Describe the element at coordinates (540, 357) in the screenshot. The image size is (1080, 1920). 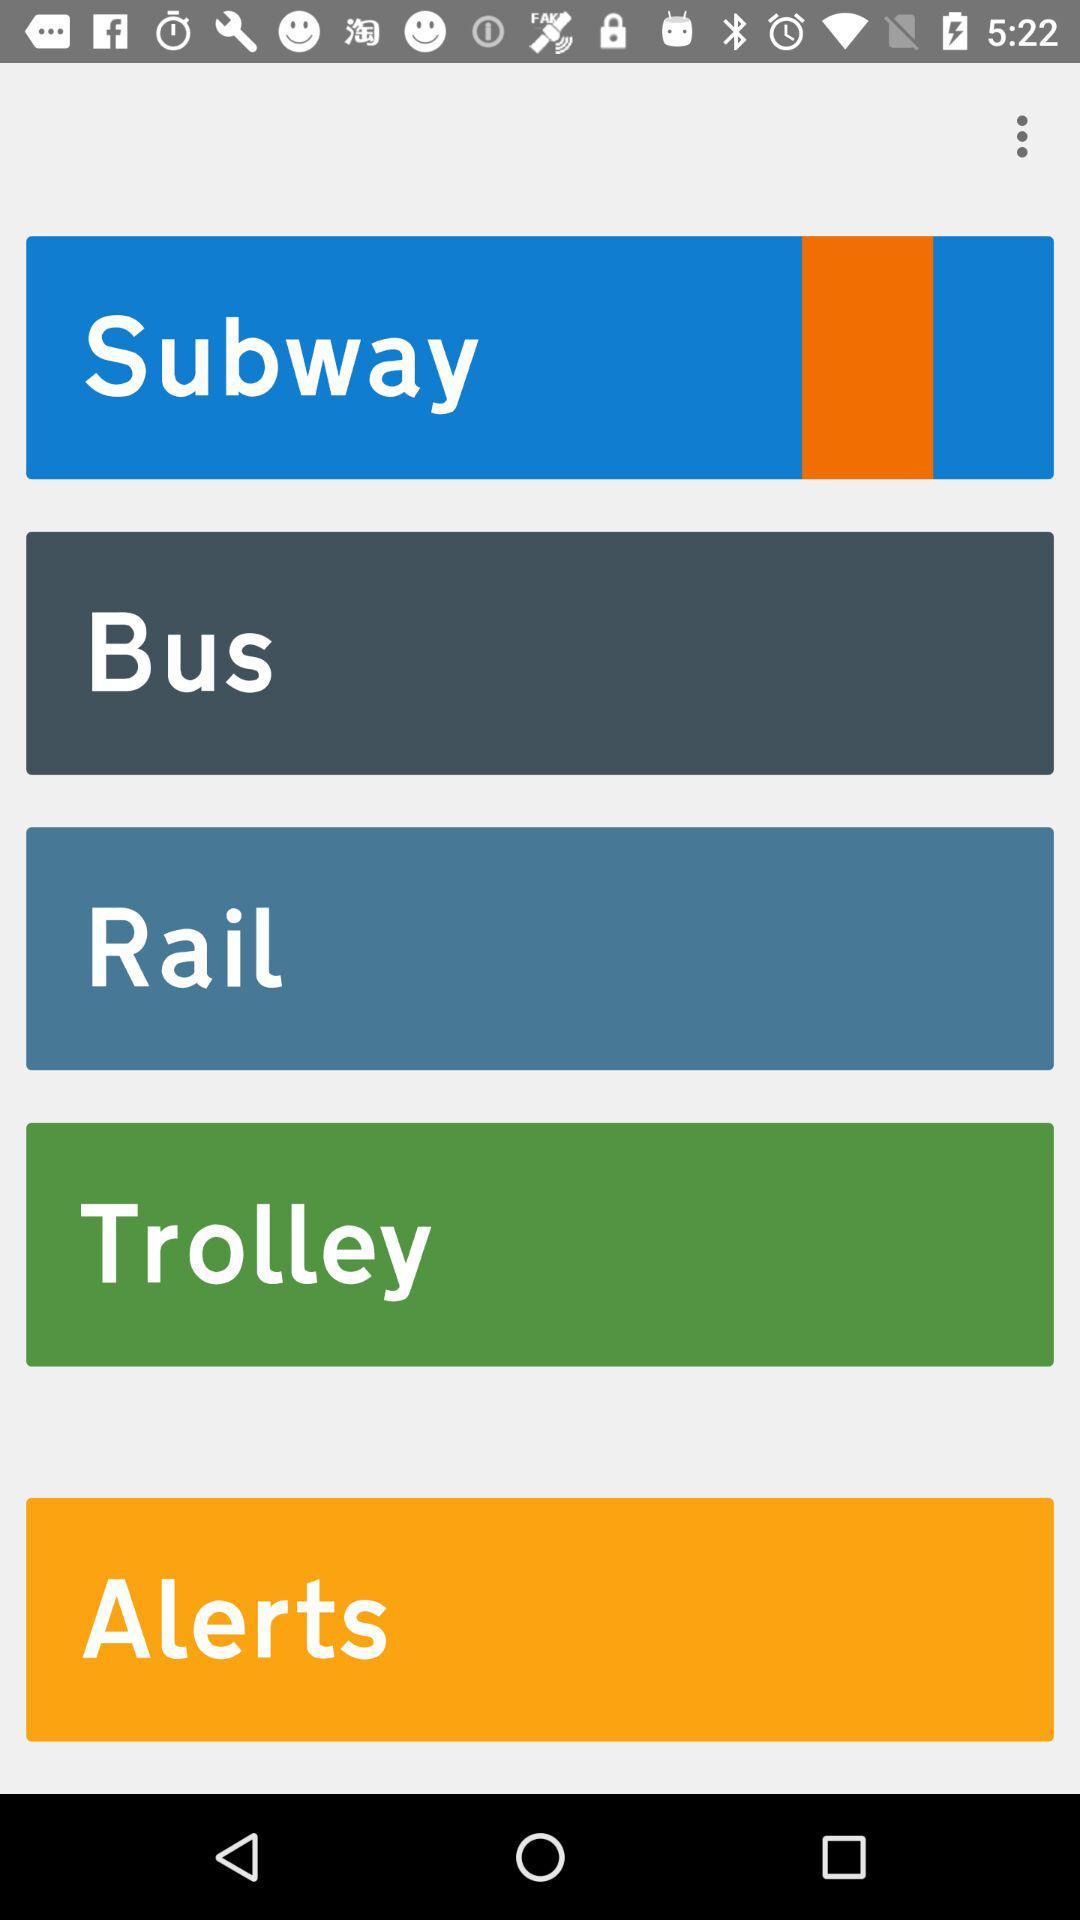
I see `the item above bus item` at that location.